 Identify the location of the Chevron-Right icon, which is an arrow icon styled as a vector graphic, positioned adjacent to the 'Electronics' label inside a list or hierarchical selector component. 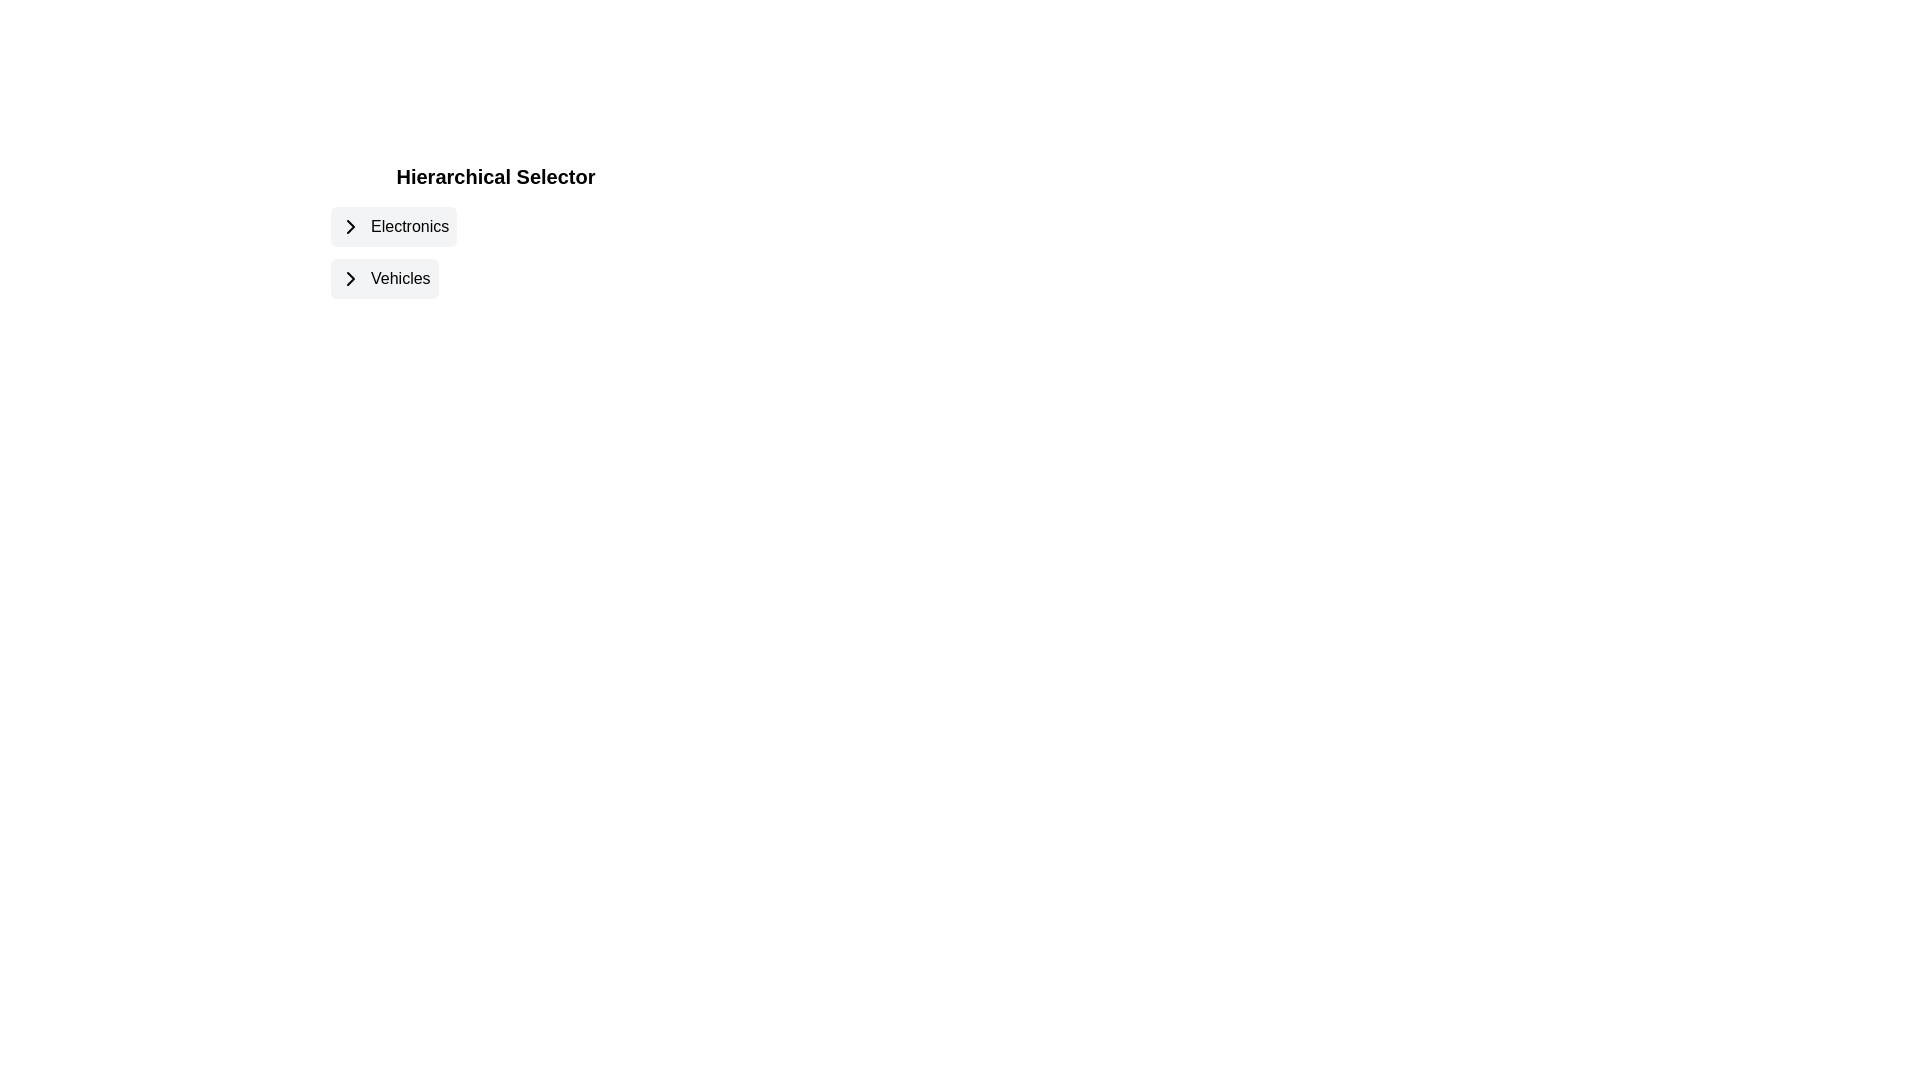
(350, 226).